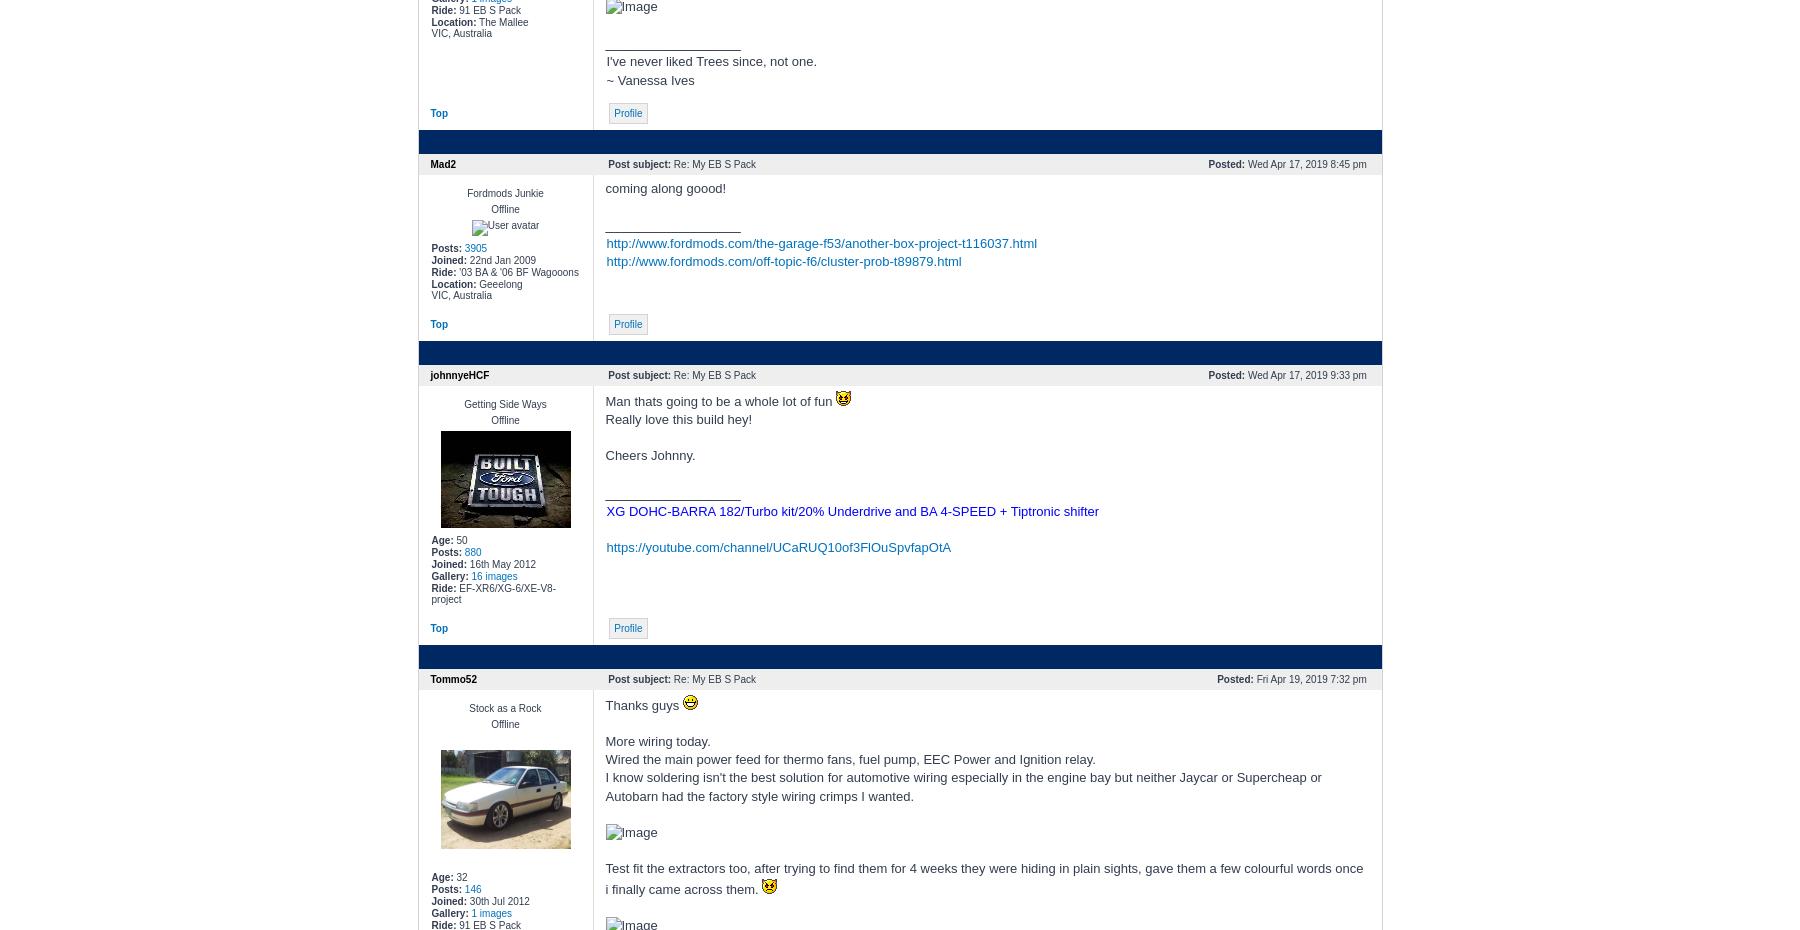  Describe the element at coordinates (500, 259) in the screenshot. I see `'22nd Jan 2009'` at that location.